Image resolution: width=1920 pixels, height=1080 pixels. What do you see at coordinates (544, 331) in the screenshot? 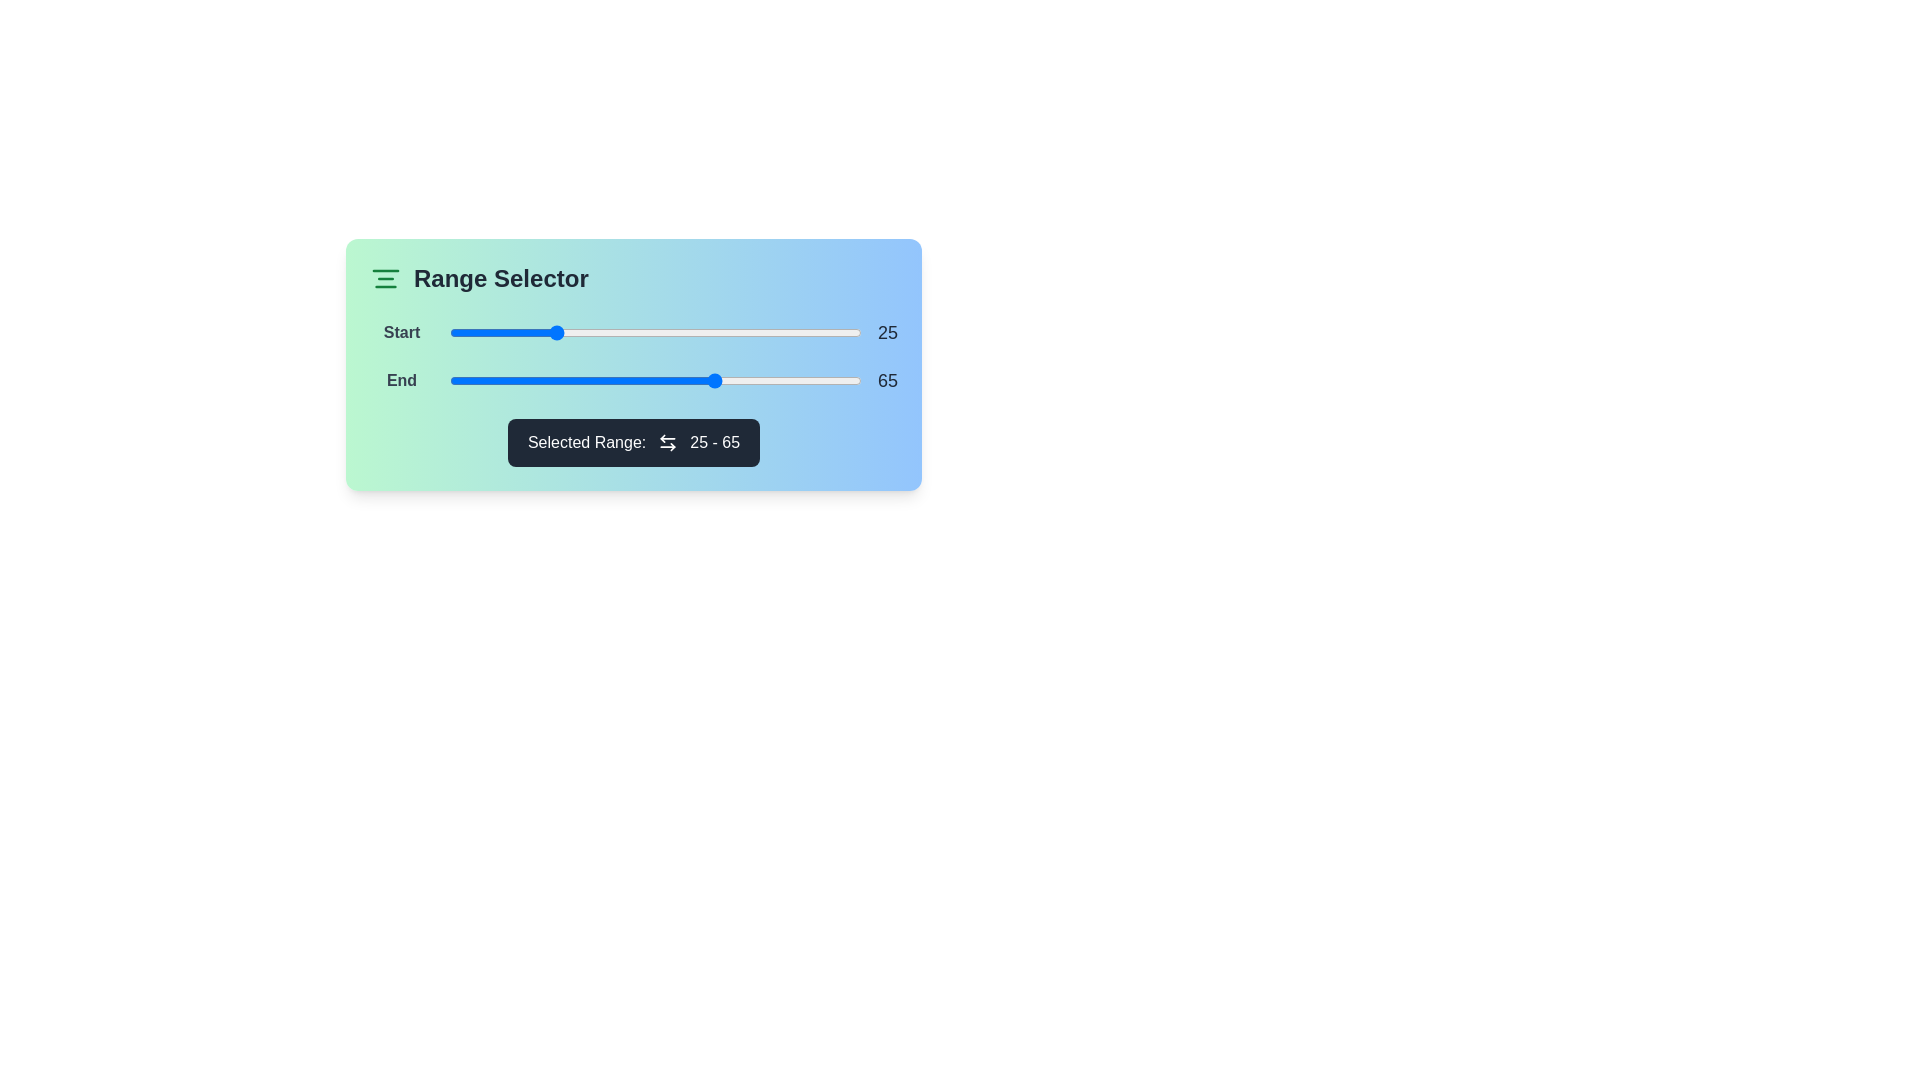
I see `the start range slider to 23` at bounding box center [544, 331].